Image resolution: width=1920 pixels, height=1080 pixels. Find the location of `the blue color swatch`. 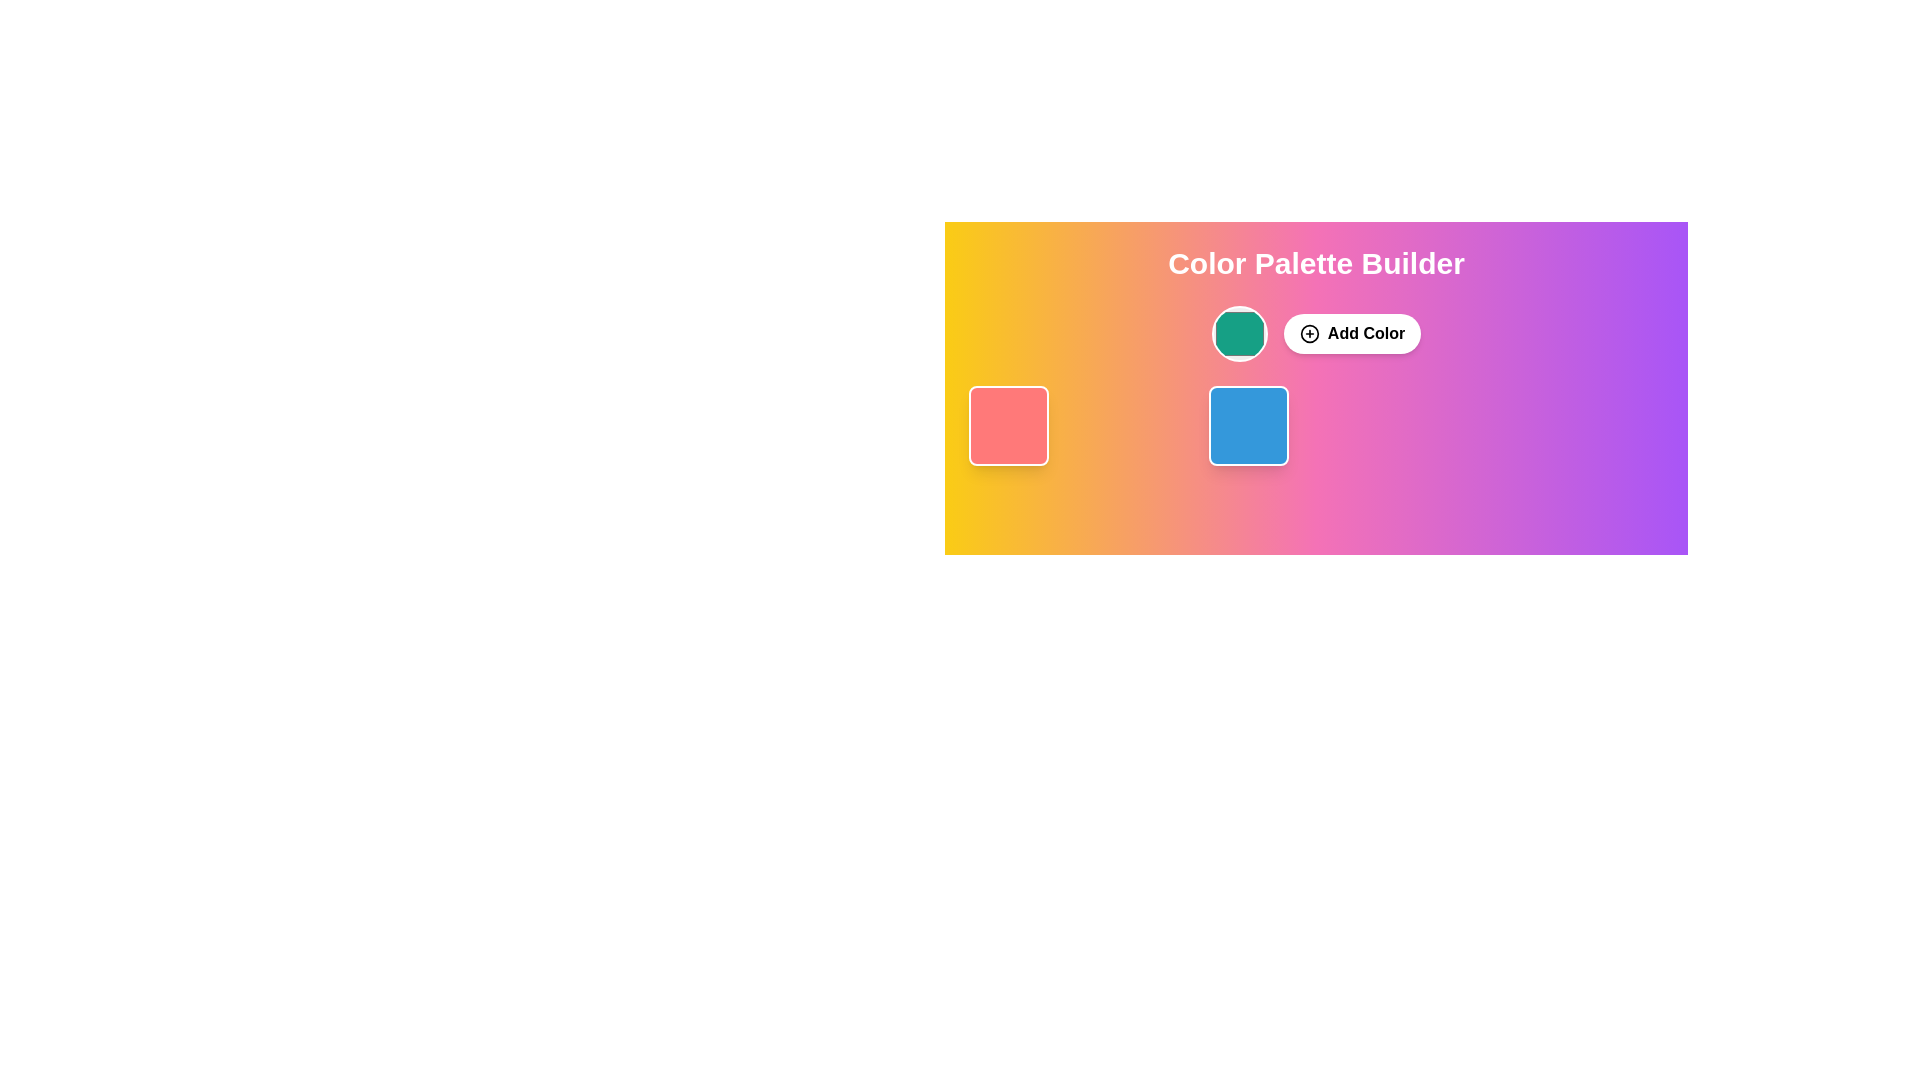

the blue color swatch is located at coordinates (1247, 424).